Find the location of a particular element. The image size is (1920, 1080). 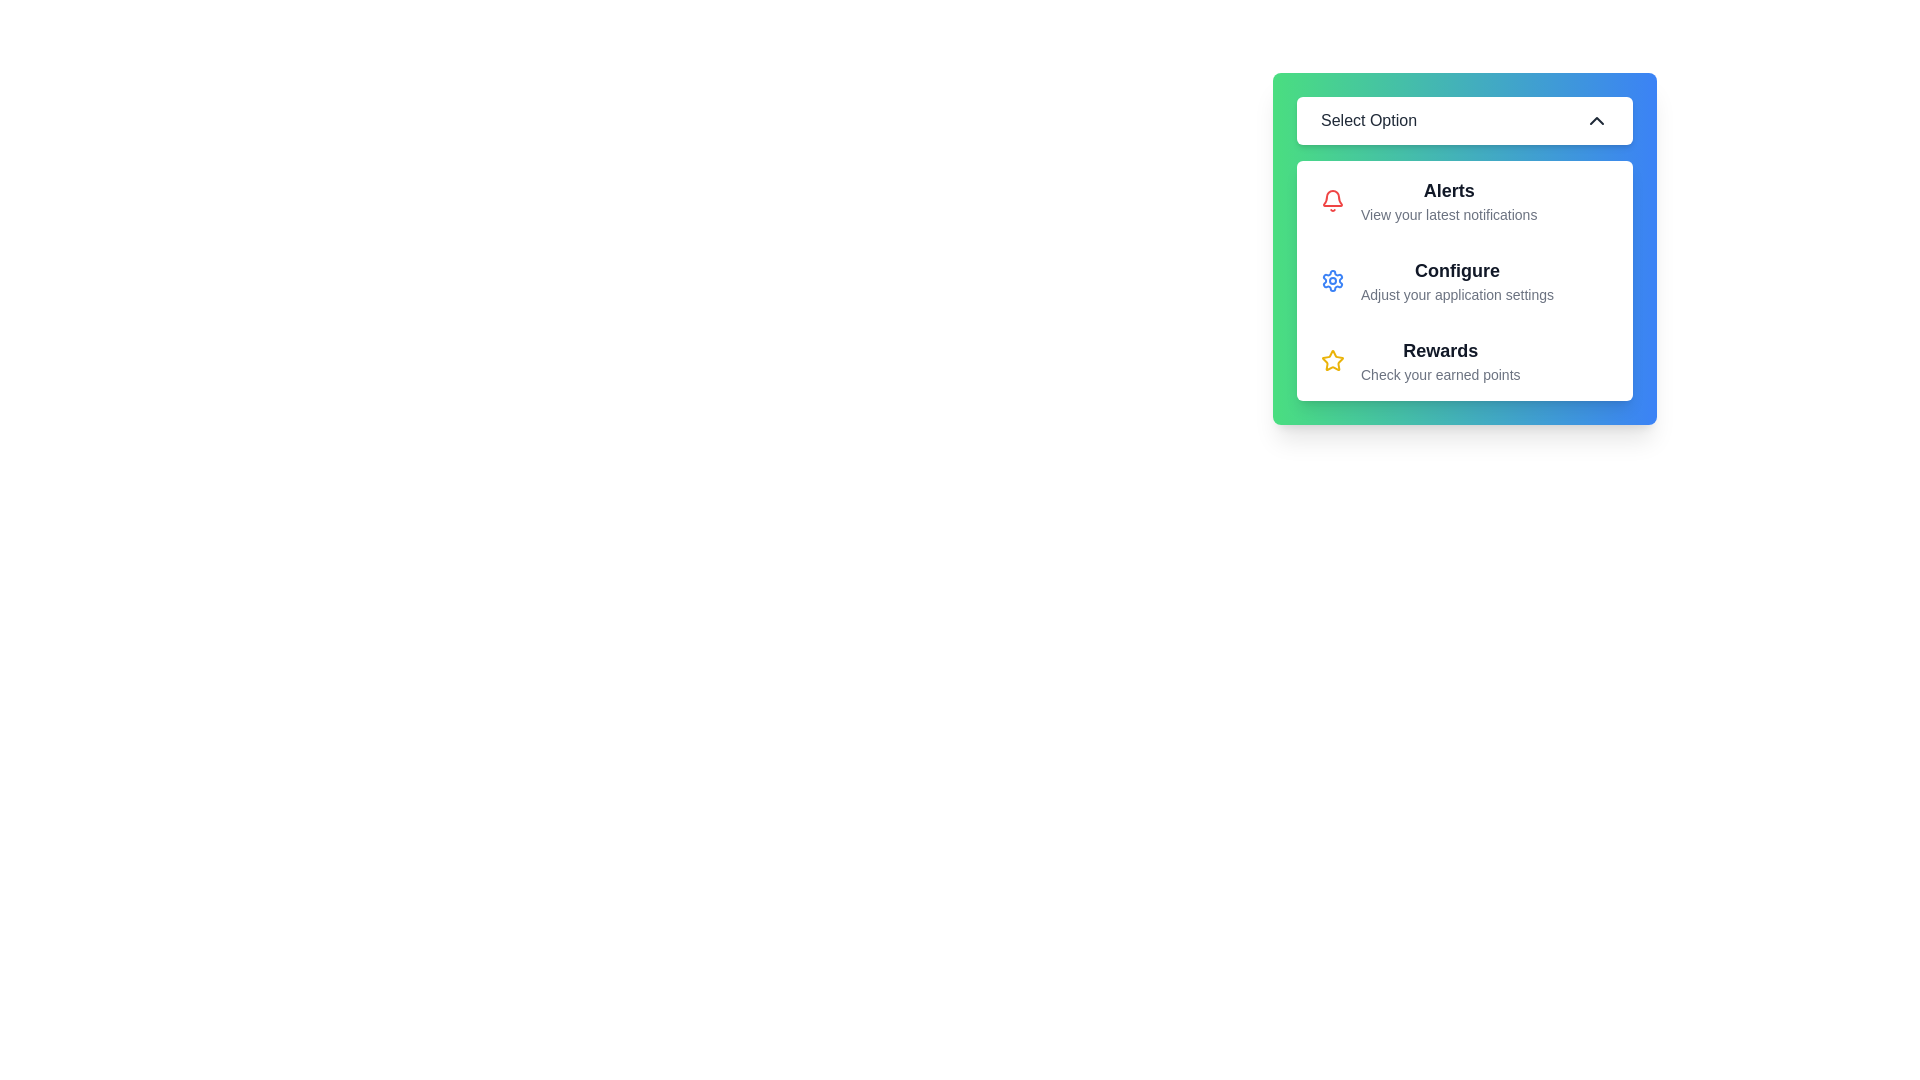

the configuration settings icon located at the upper right corner of the dropdown options box is located at coordinates (1333, 281).